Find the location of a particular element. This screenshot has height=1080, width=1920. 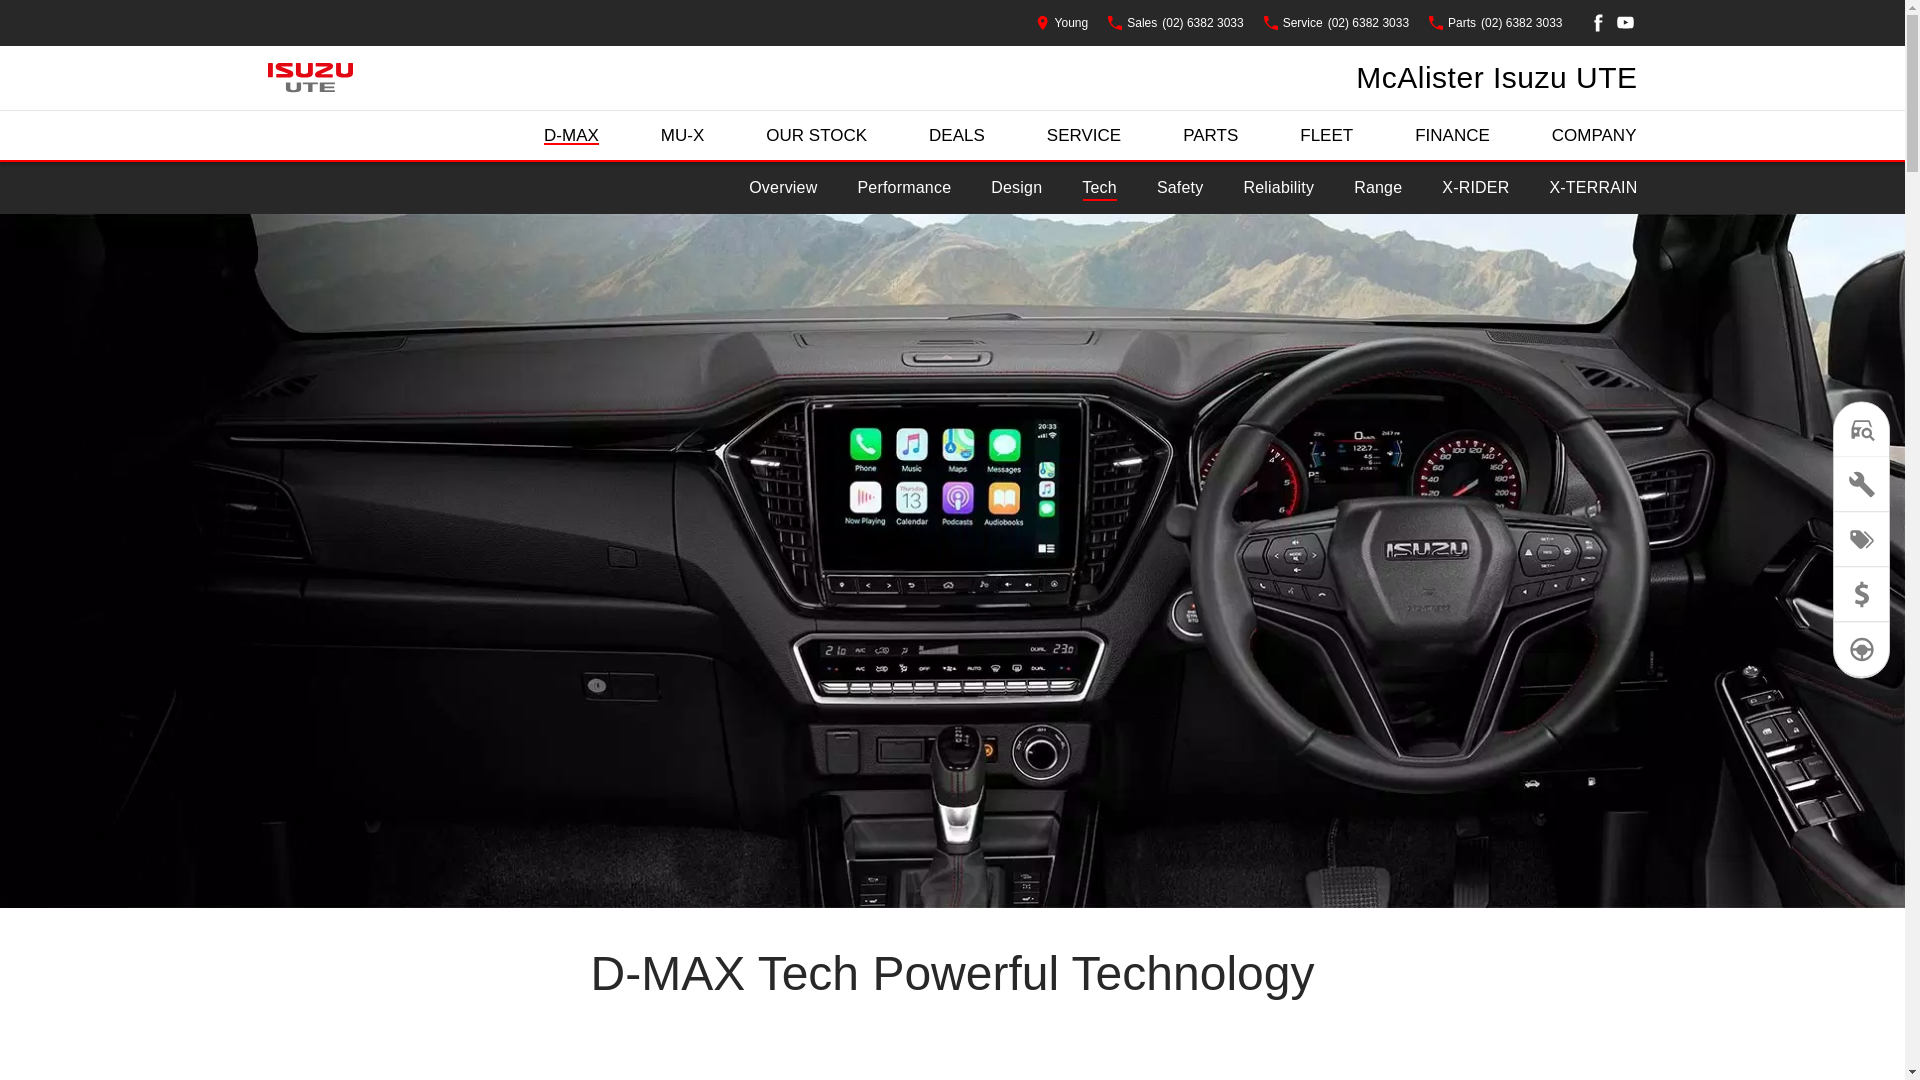

'FINANCE' is located at coordinates (1452, 135).